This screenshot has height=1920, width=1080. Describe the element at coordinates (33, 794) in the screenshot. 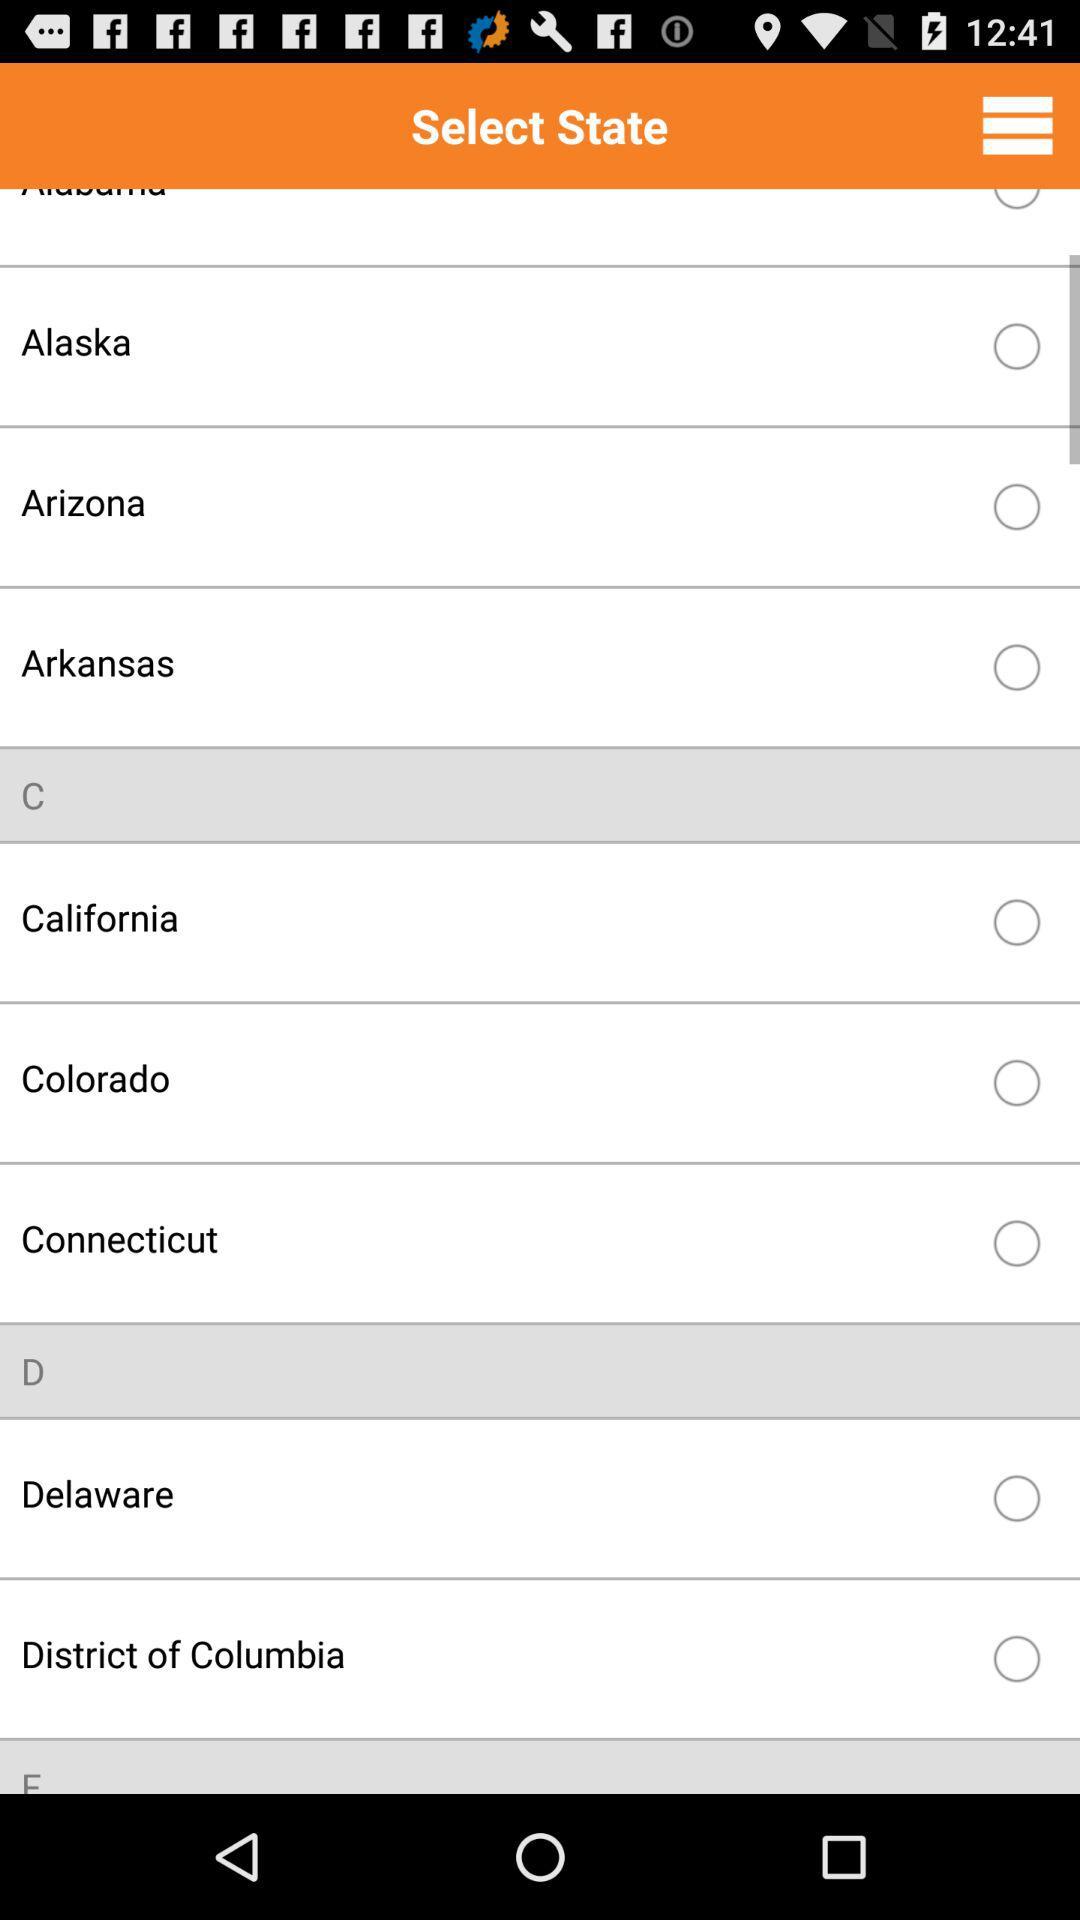

I see `c item` at that location.